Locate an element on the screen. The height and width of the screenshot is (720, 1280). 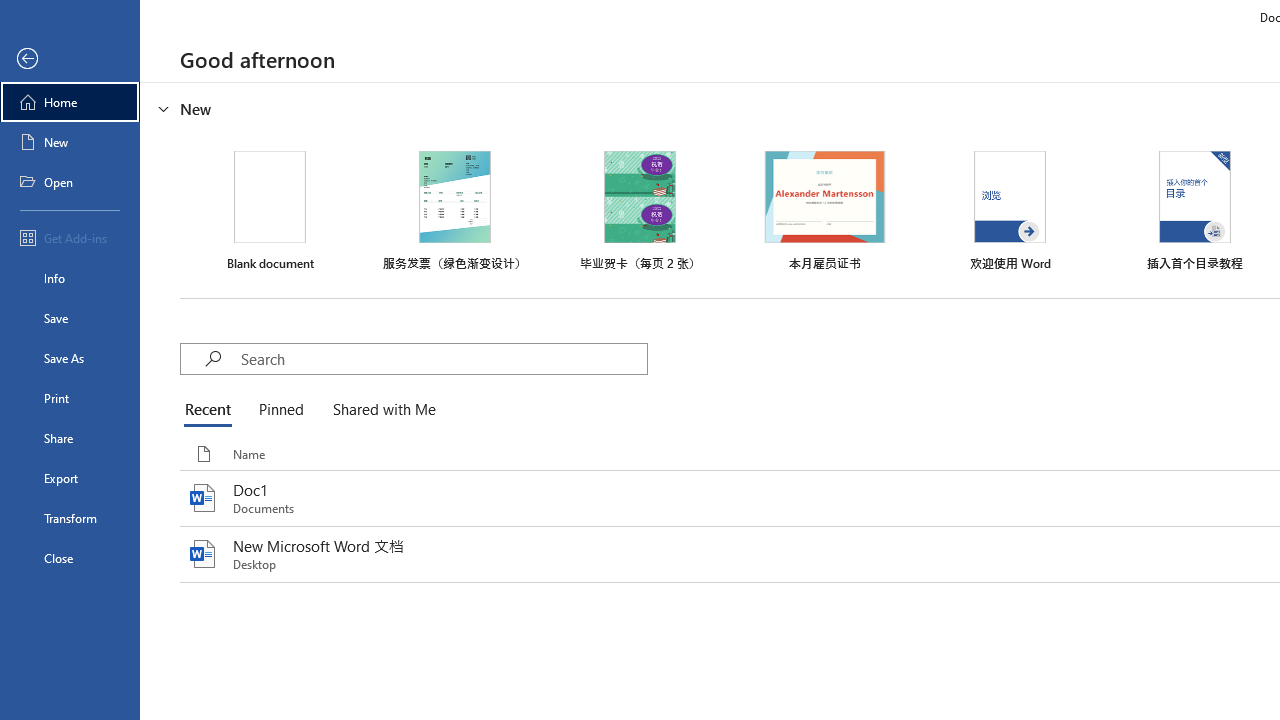
'Save As' is located at coordinates (69, 356).